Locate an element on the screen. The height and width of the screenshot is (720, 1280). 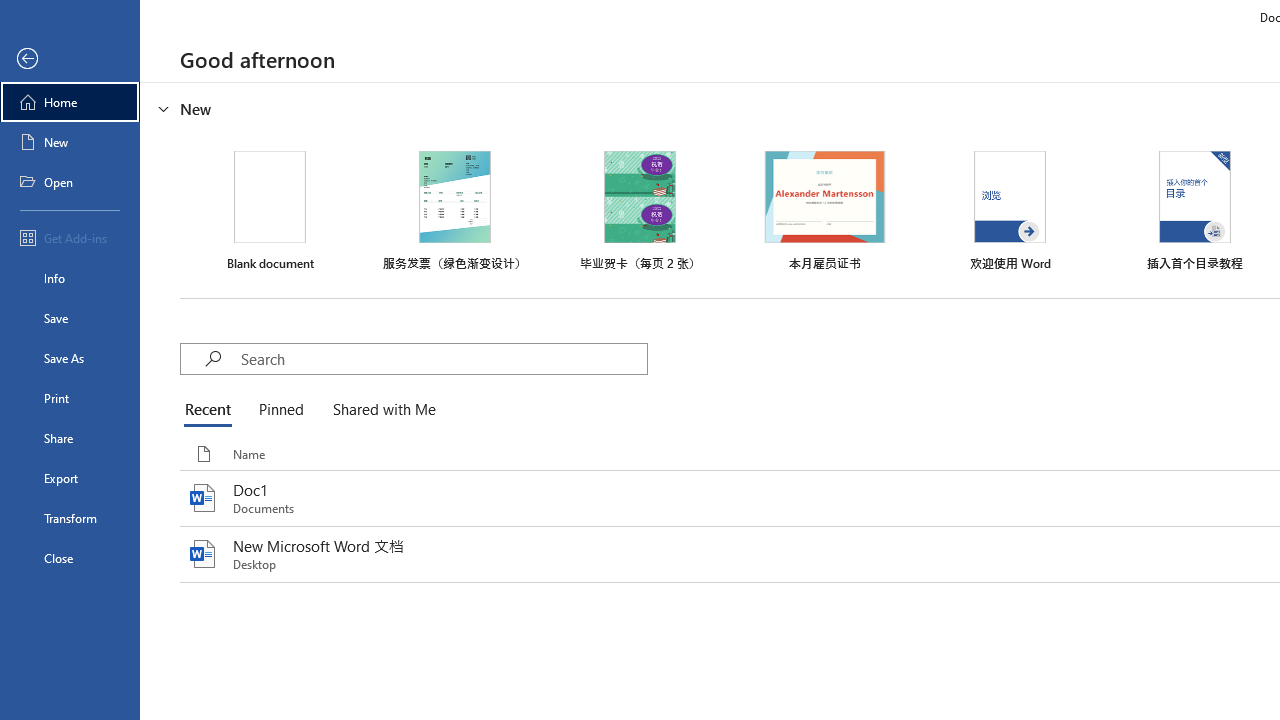
'Save As' is located at coordinates (69, 356).